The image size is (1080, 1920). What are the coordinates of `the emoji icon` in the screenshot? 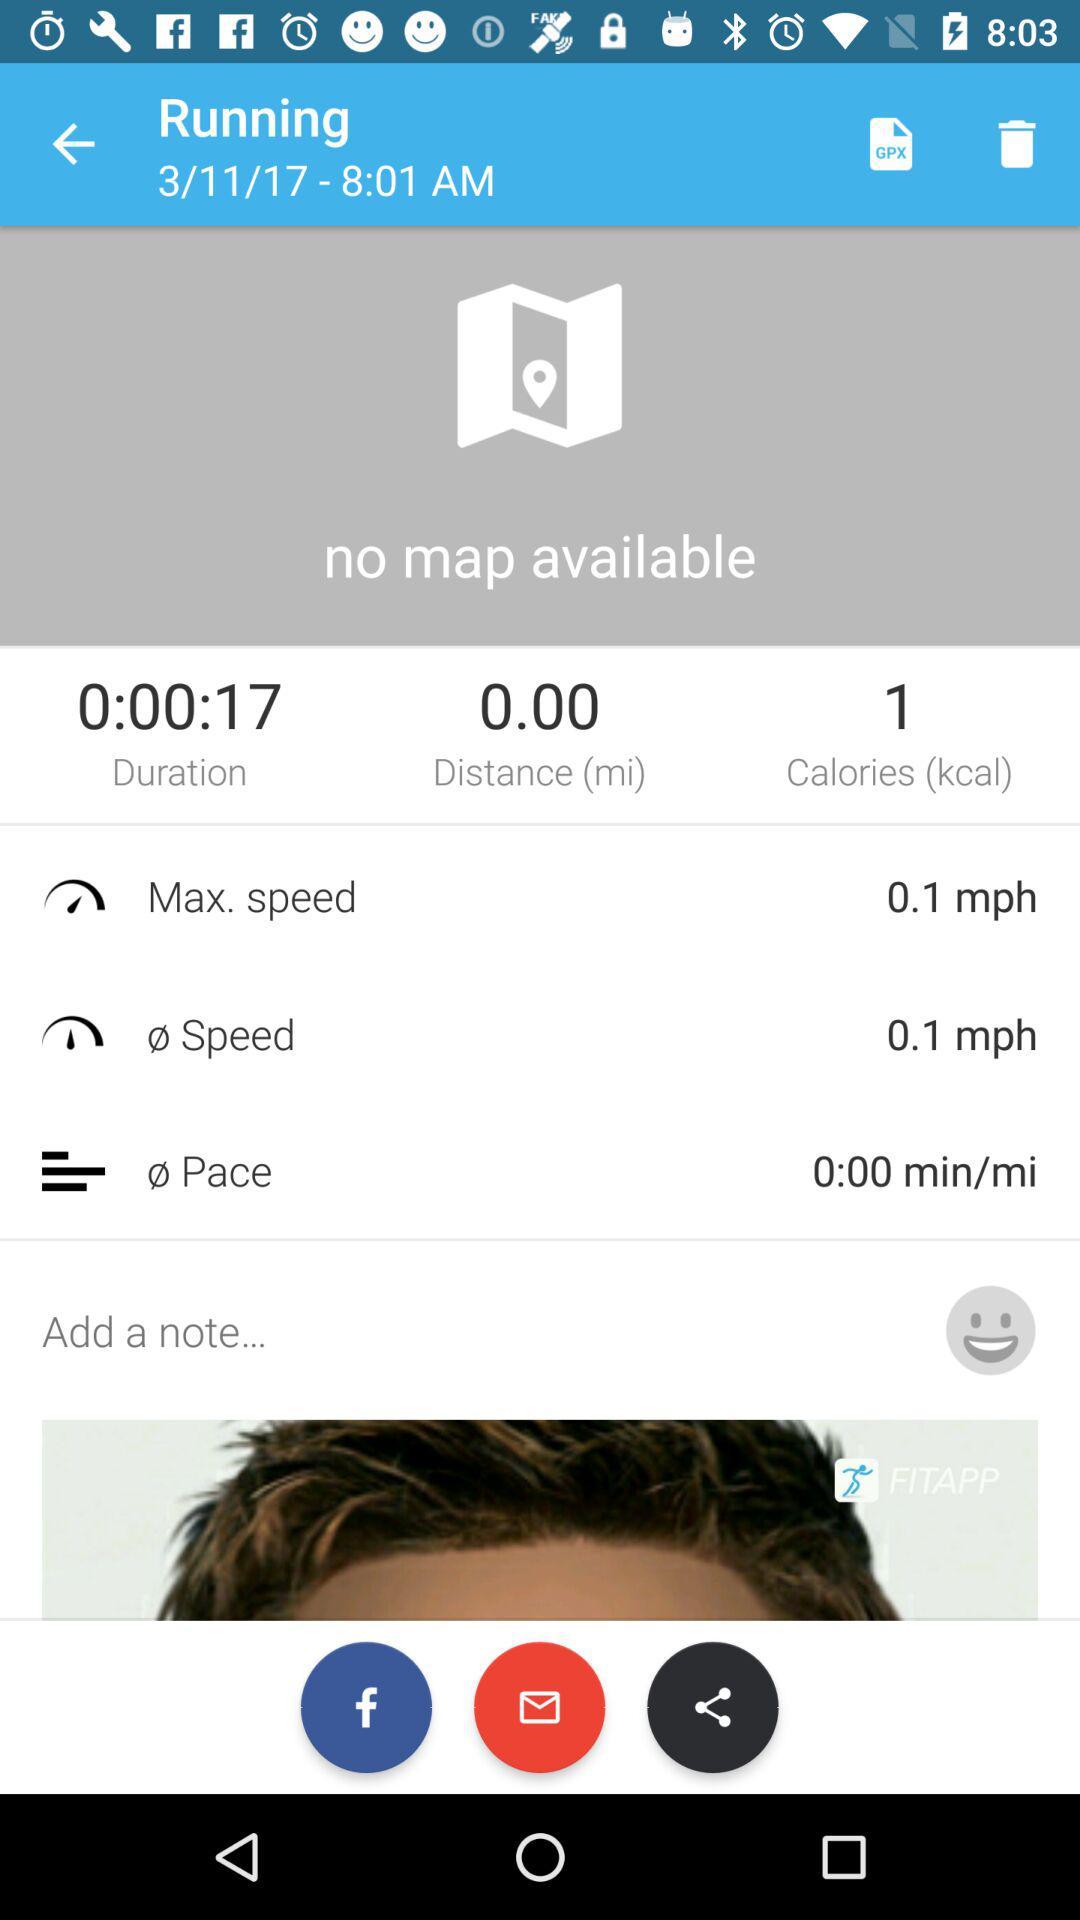 It's located at (990, 1330).